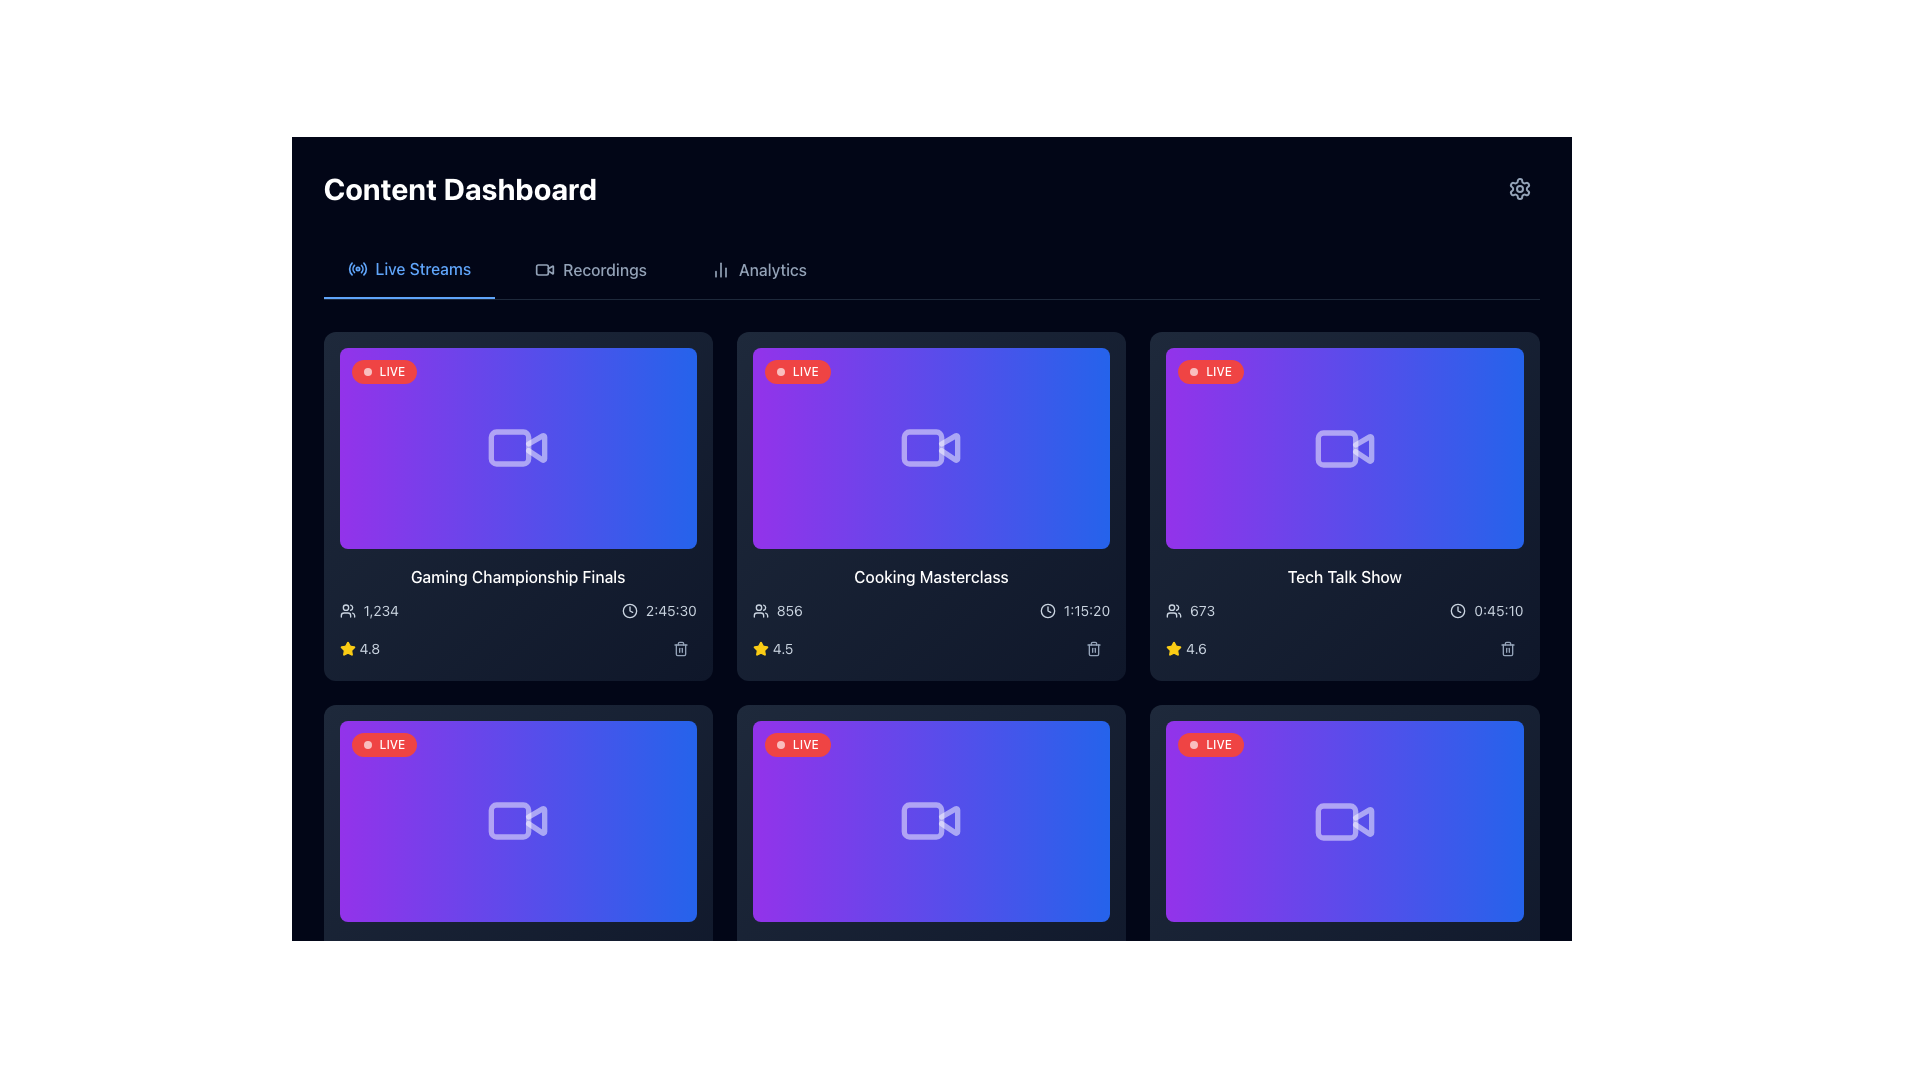 This screenshot has height=1080, width=1920. What do you see at coordinates (930, 447) in the screenshot?
I see `the video thumbnail styled with a gradient from purple to blue, featuring a white video camera icon and a 'LIVE' badge, to play or open the associated video` at bounding box center [930, 447].